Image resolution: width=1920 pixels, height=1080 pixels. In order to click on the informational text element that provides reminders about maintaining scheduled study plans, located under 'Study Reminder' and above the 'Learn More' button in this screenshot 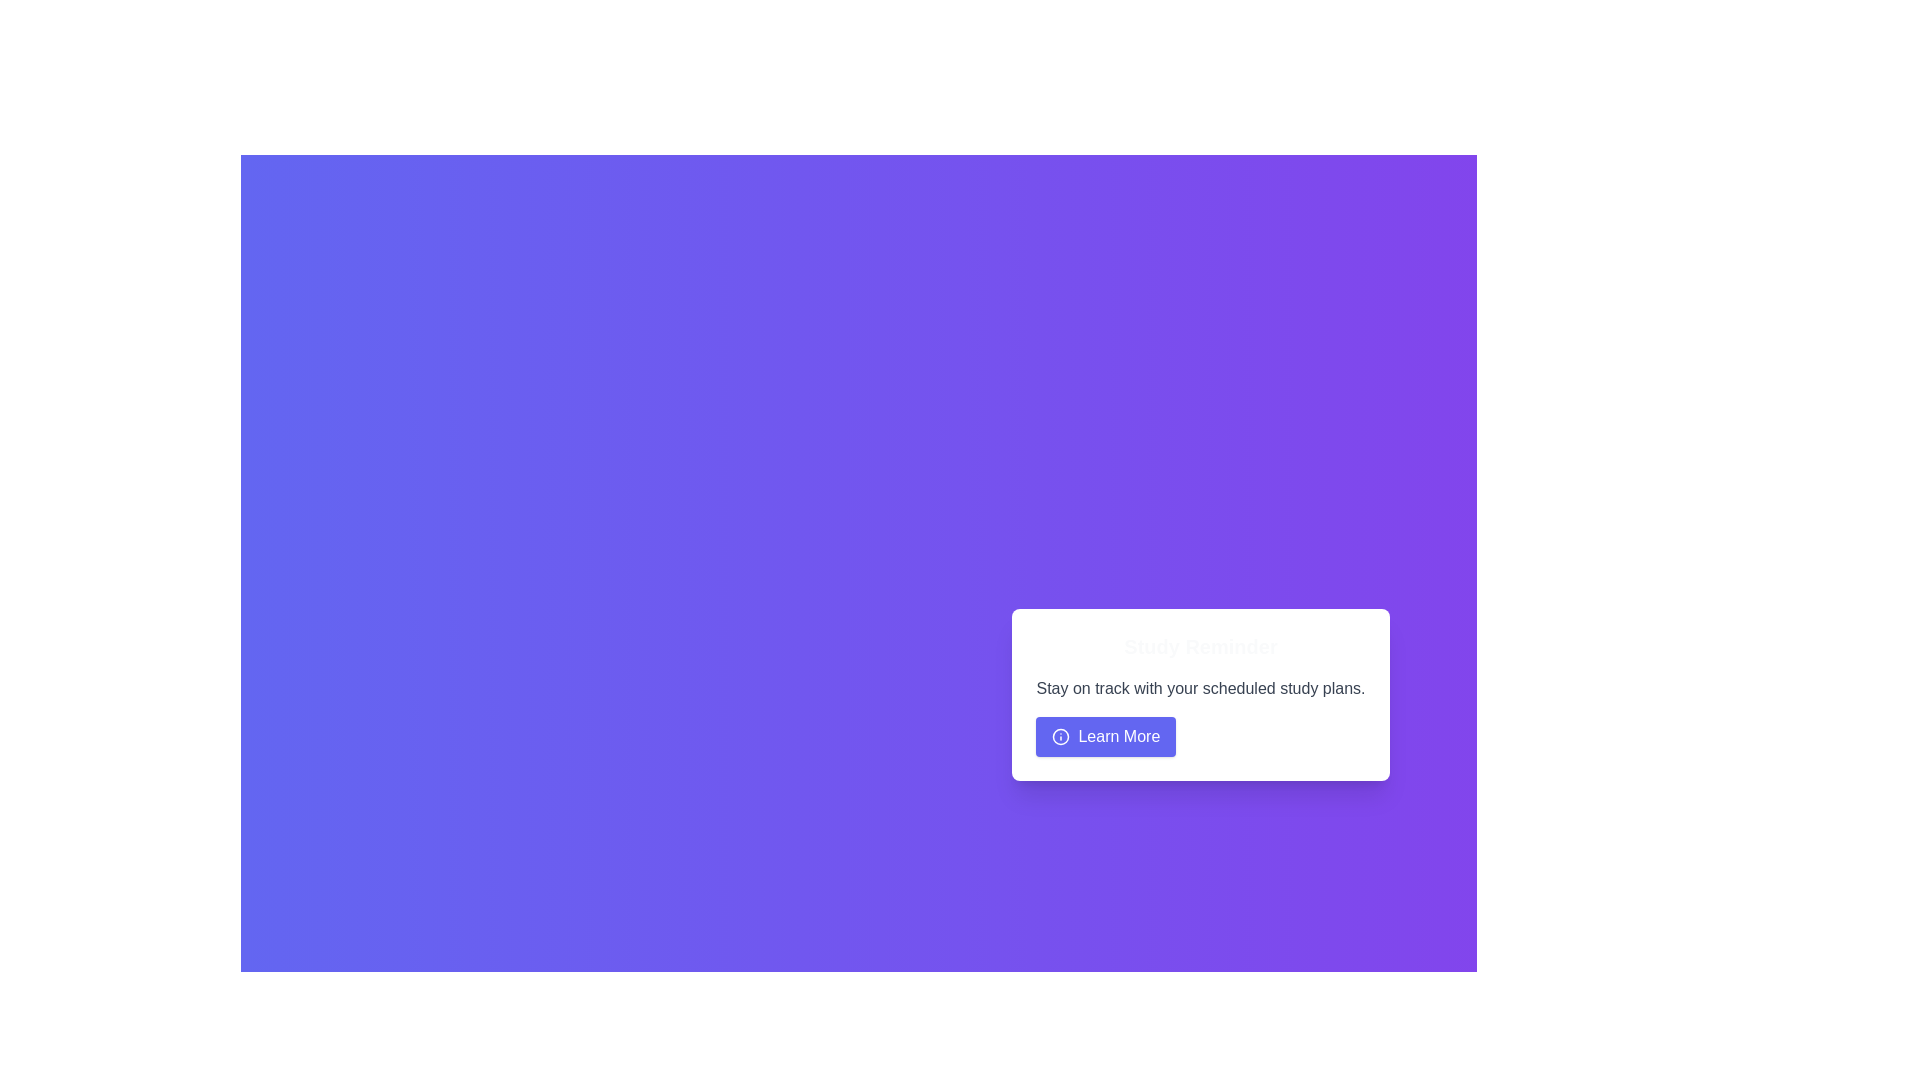, I will do `click(1200, 688)`.